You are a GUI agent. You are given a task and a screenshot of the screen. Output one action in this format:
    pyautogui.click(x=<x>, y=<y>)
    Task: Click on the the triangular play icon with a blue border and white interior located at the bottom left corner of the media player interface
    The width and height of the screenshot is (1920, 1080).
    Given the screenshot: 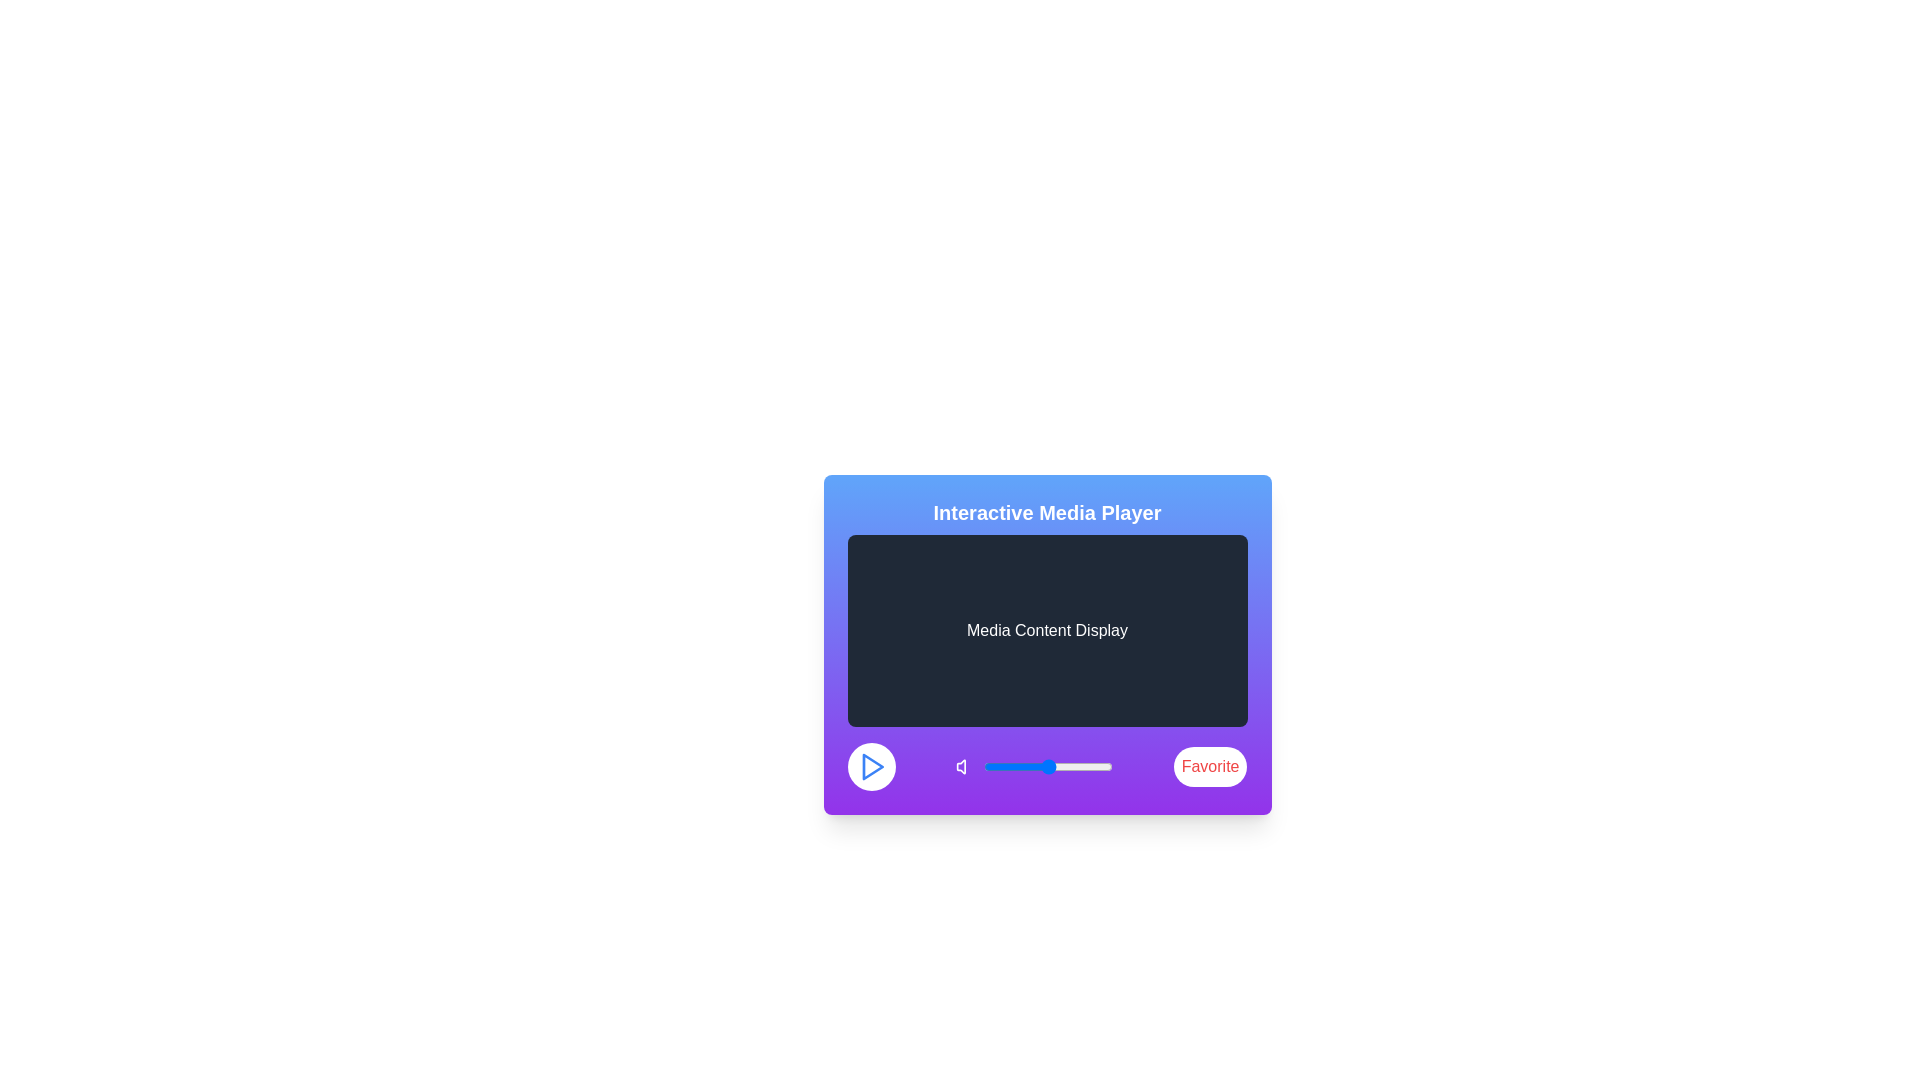 What is the action you would take?
    pyautogui.click(x=871, y=766)
    